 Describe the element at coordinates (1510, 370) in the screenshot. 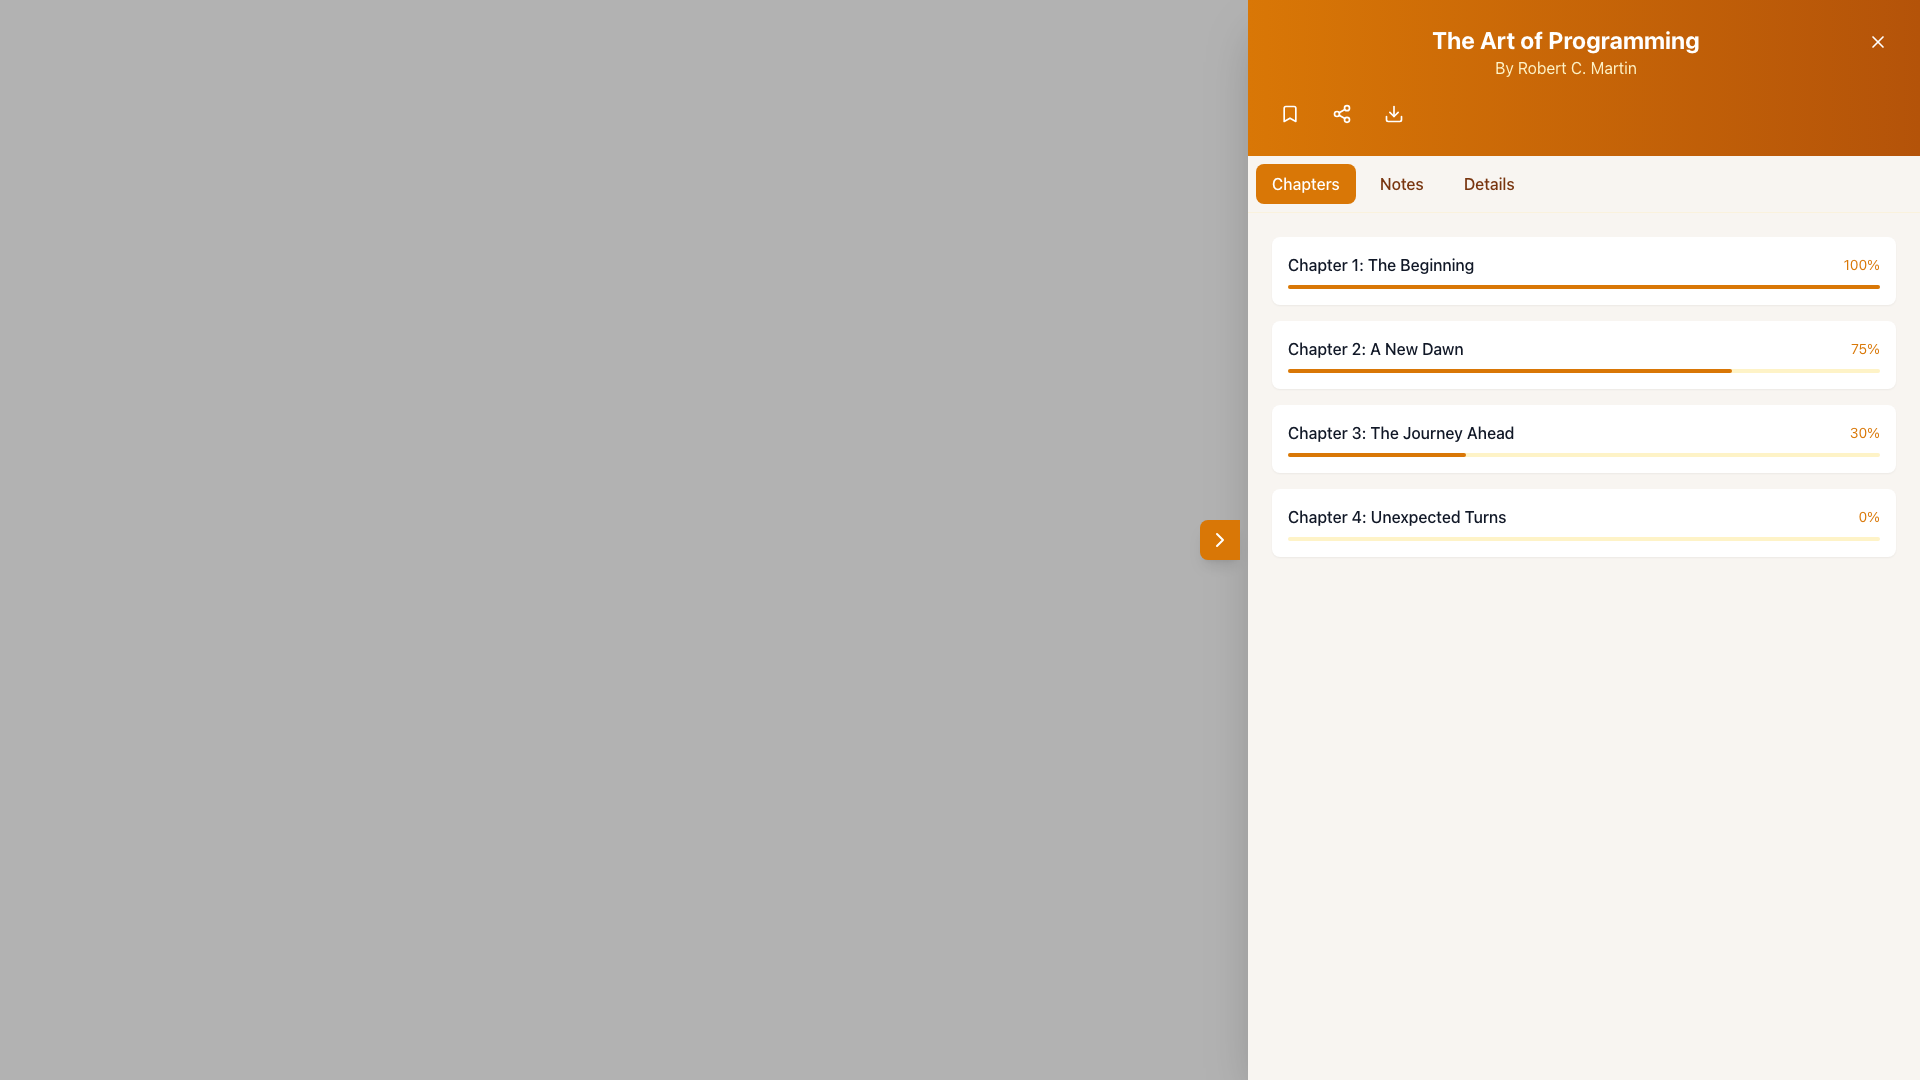

I see `the filled progress bar segment representing 75% progress under the label 'Chapter 2: A New Dawn' in the 'Chapters' list` at that location.